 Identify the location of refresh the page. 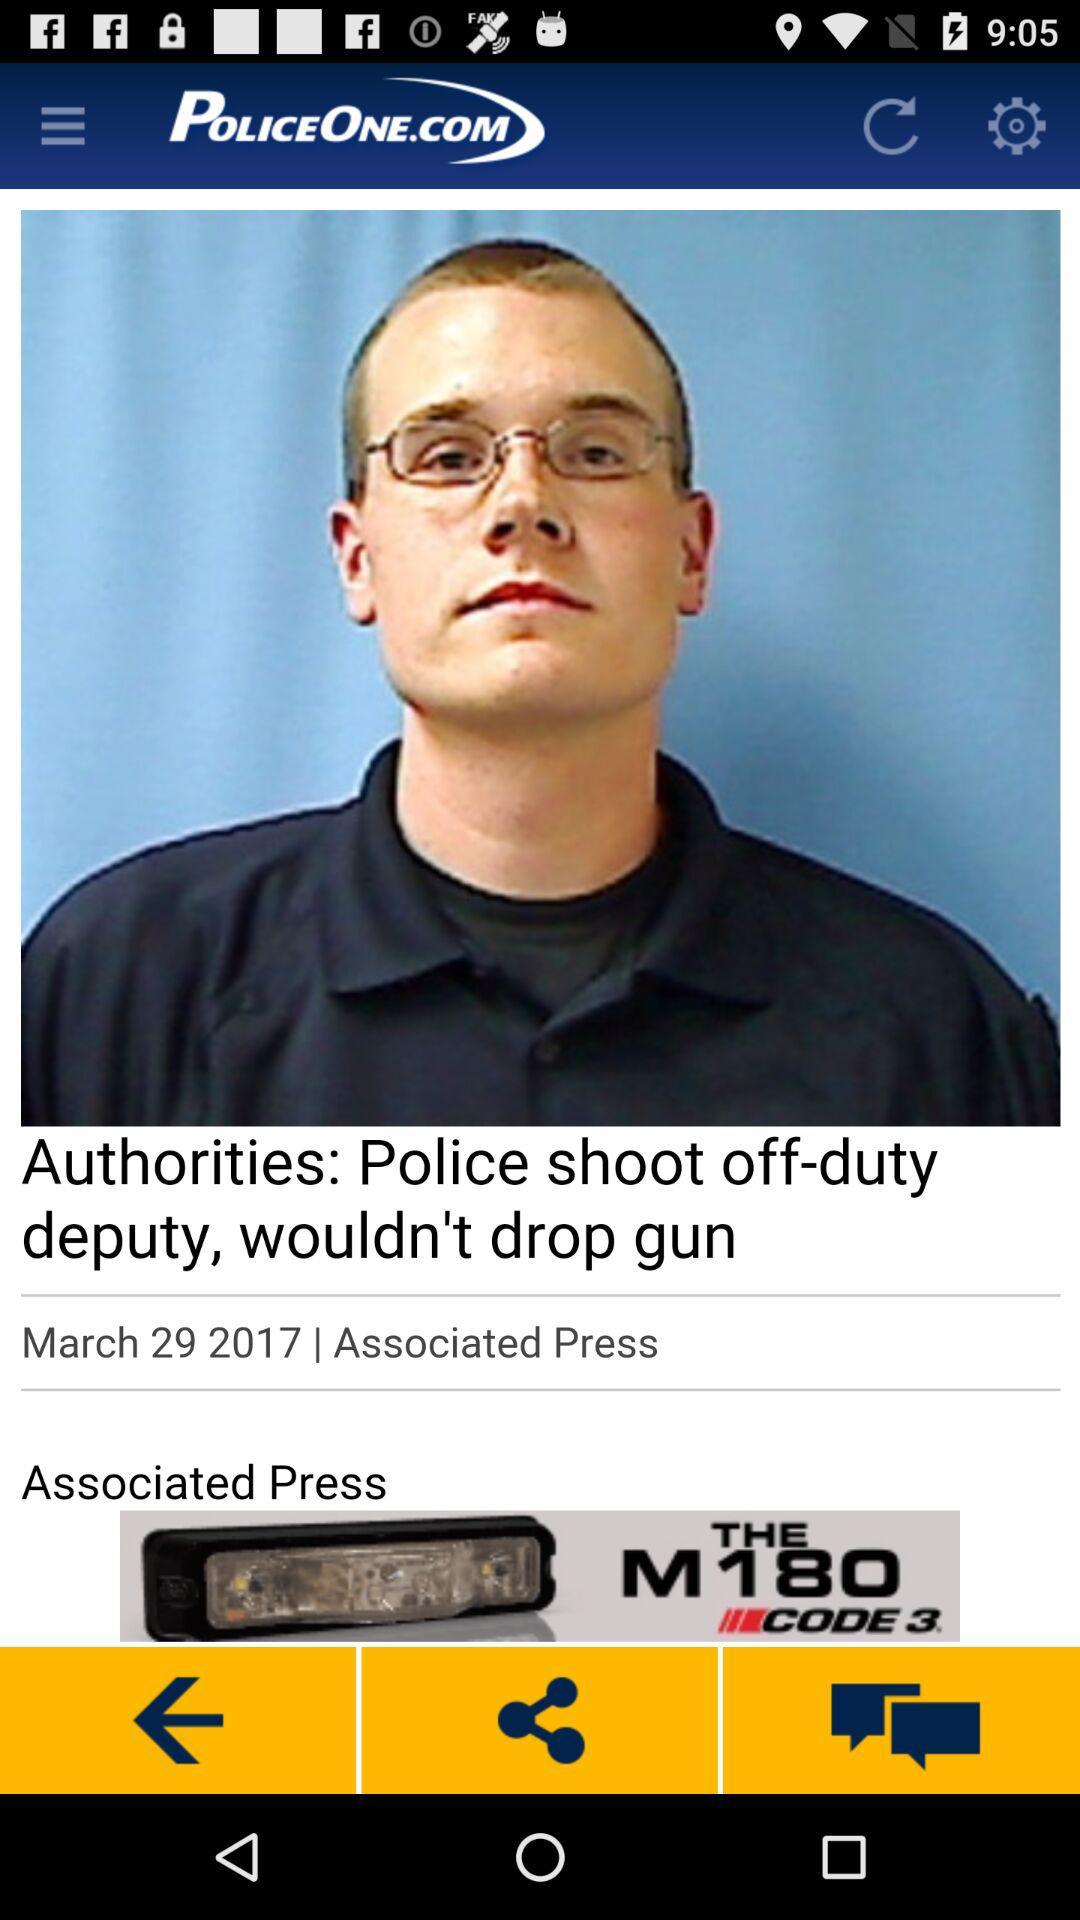
(890, 124).